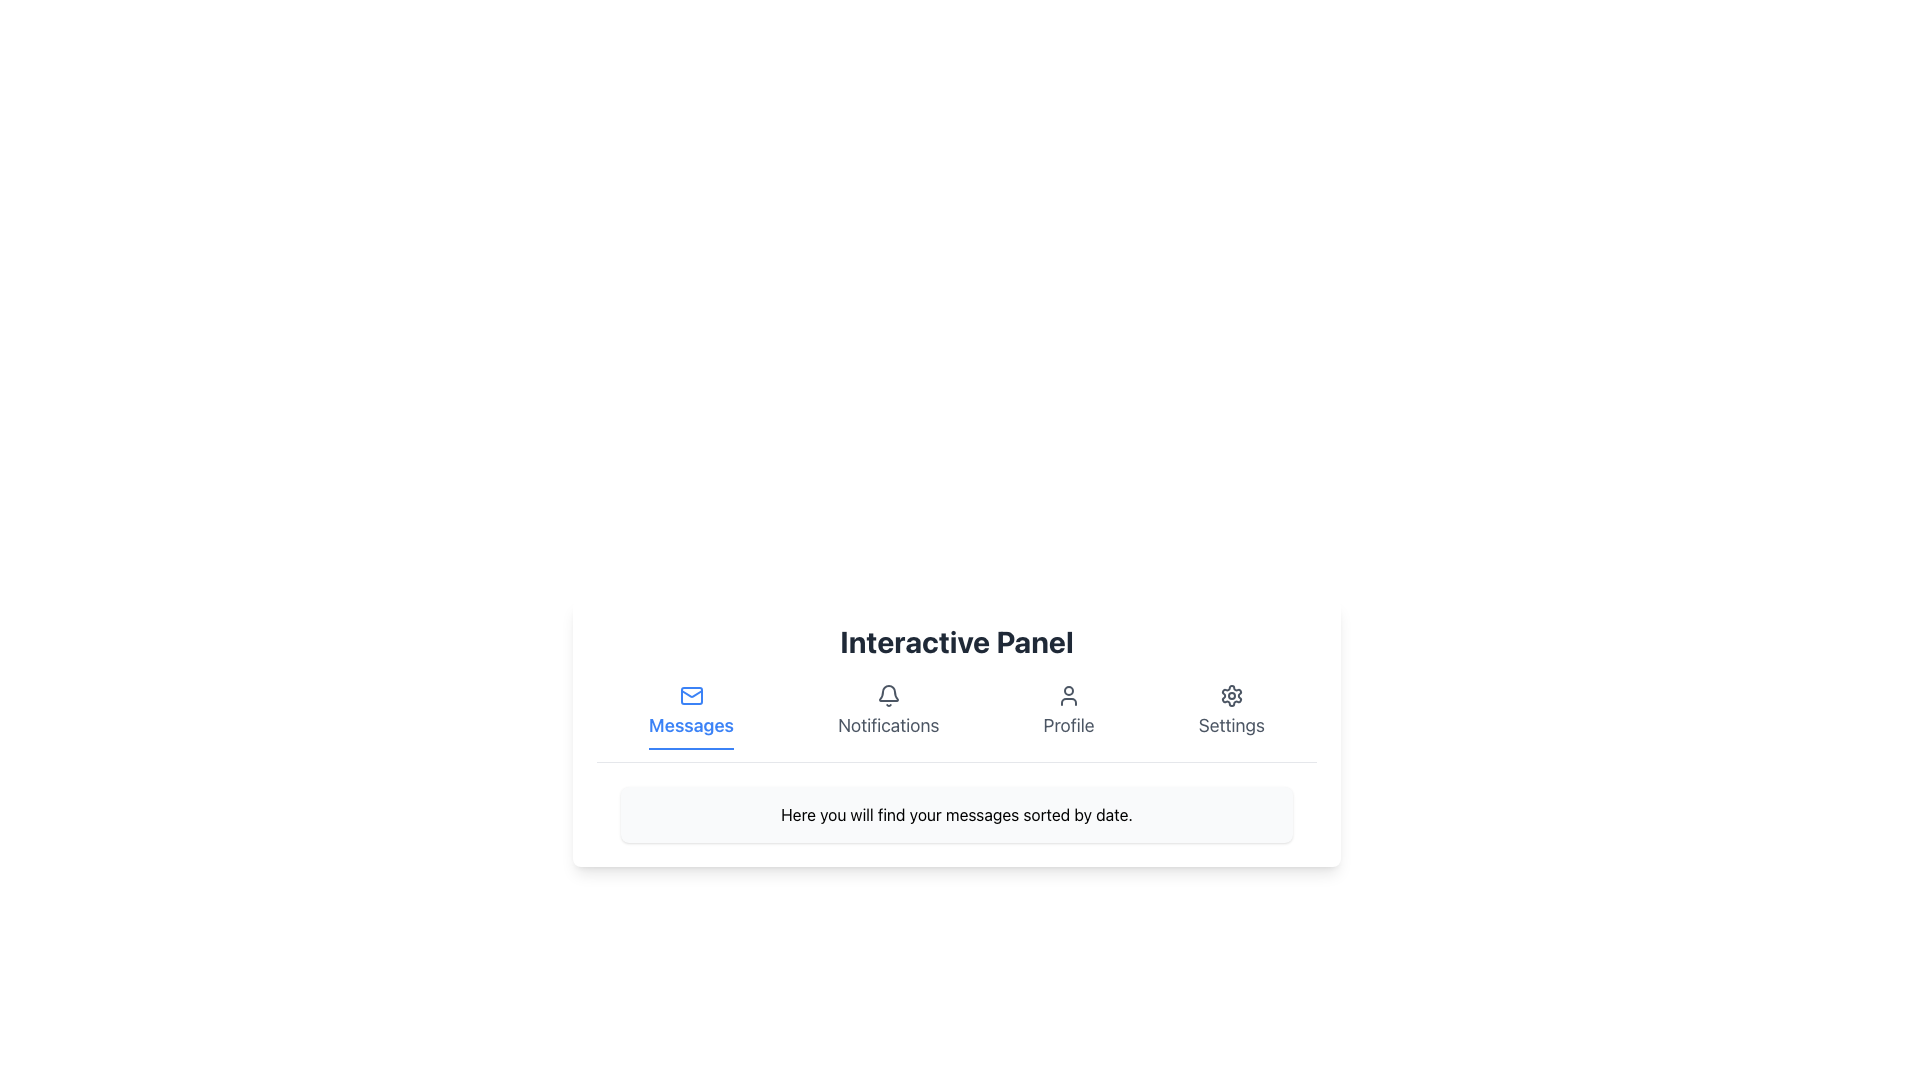 The height and width of the screenshot is (1080, 1920). Describe the element at coordinates (691, 725) in the screenshot. I see `text label 'Messages' located below the mail envelope icon in the navigation menu at the bottom center of the interface` at that location.